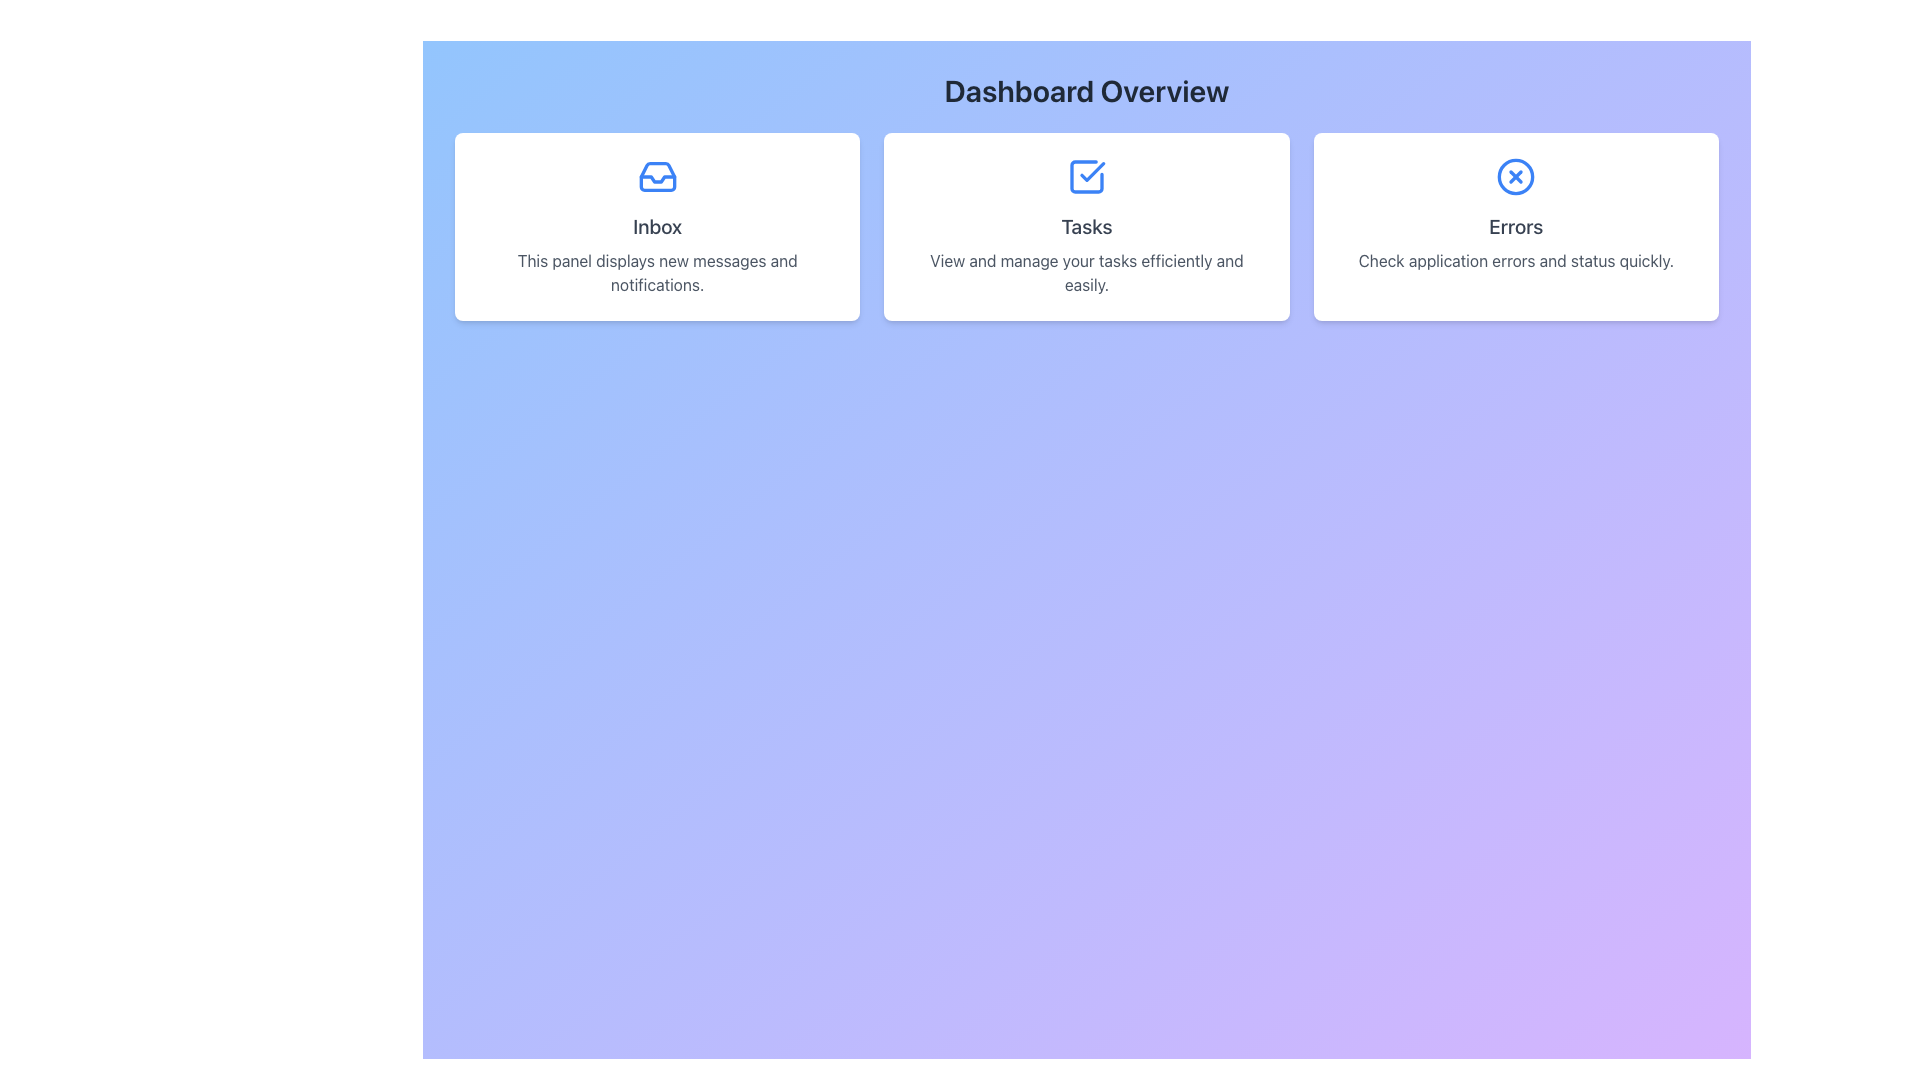 The width and height of the screenshot is (1920, 1080). What do you see at coordinates (1516, 260) in the screenshot?
I see `the descriptive text element that provides information about checking errors and status, which is located at the bottom of the 'Errors' card in the Dashboard Overview section` at bounding box center [1516, 260].